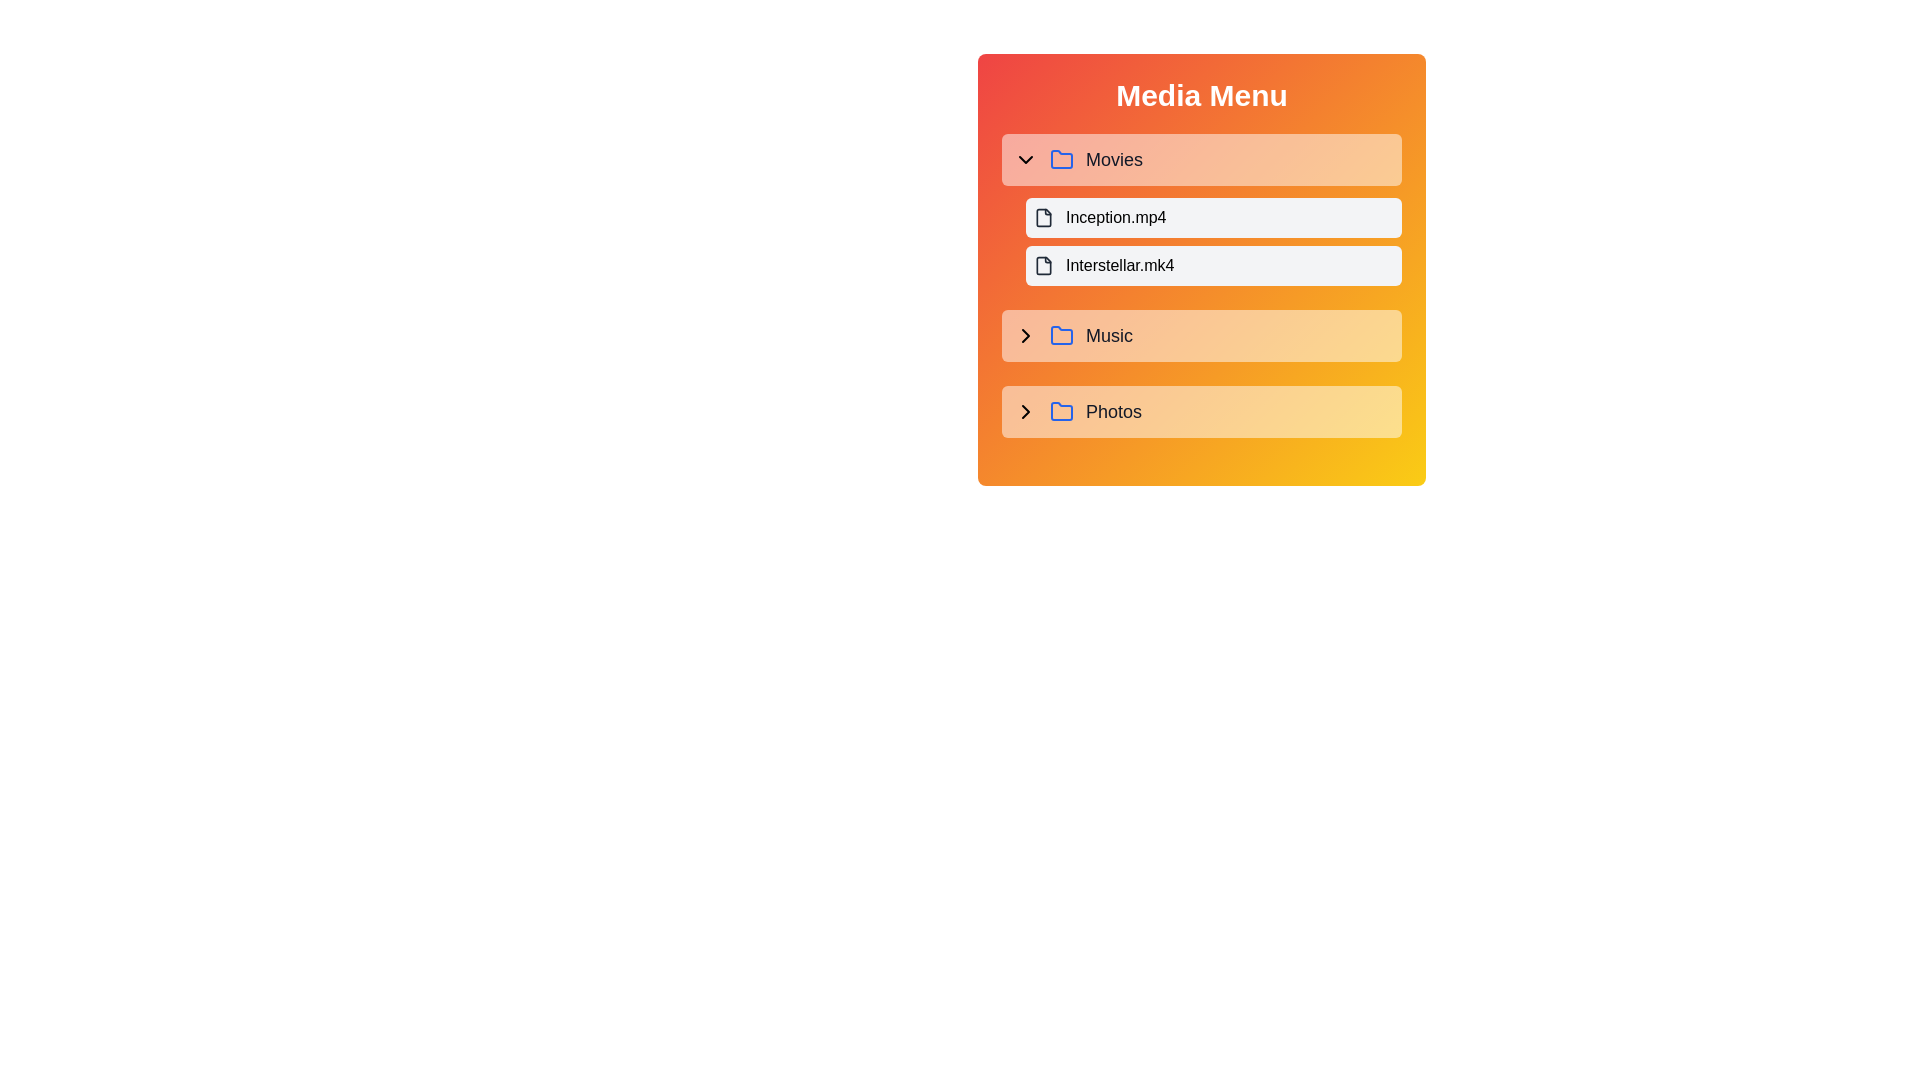  I want to click on the 'Photos' folder item in the media menu, so click(1200, 411).